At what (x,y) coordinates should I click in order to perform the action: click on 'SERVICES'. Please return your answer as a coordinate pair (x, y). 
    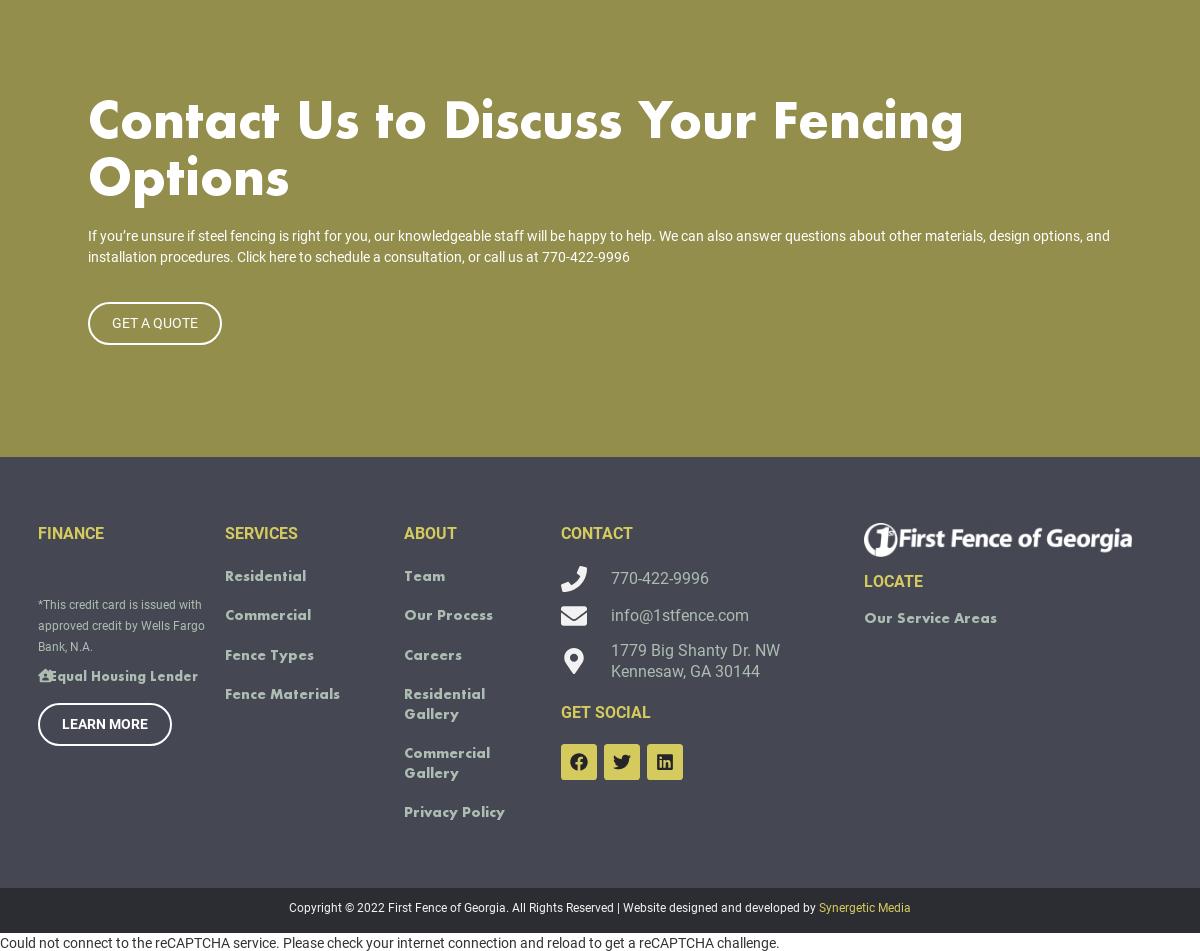
    Looking at the image, I should click on (260, 561).